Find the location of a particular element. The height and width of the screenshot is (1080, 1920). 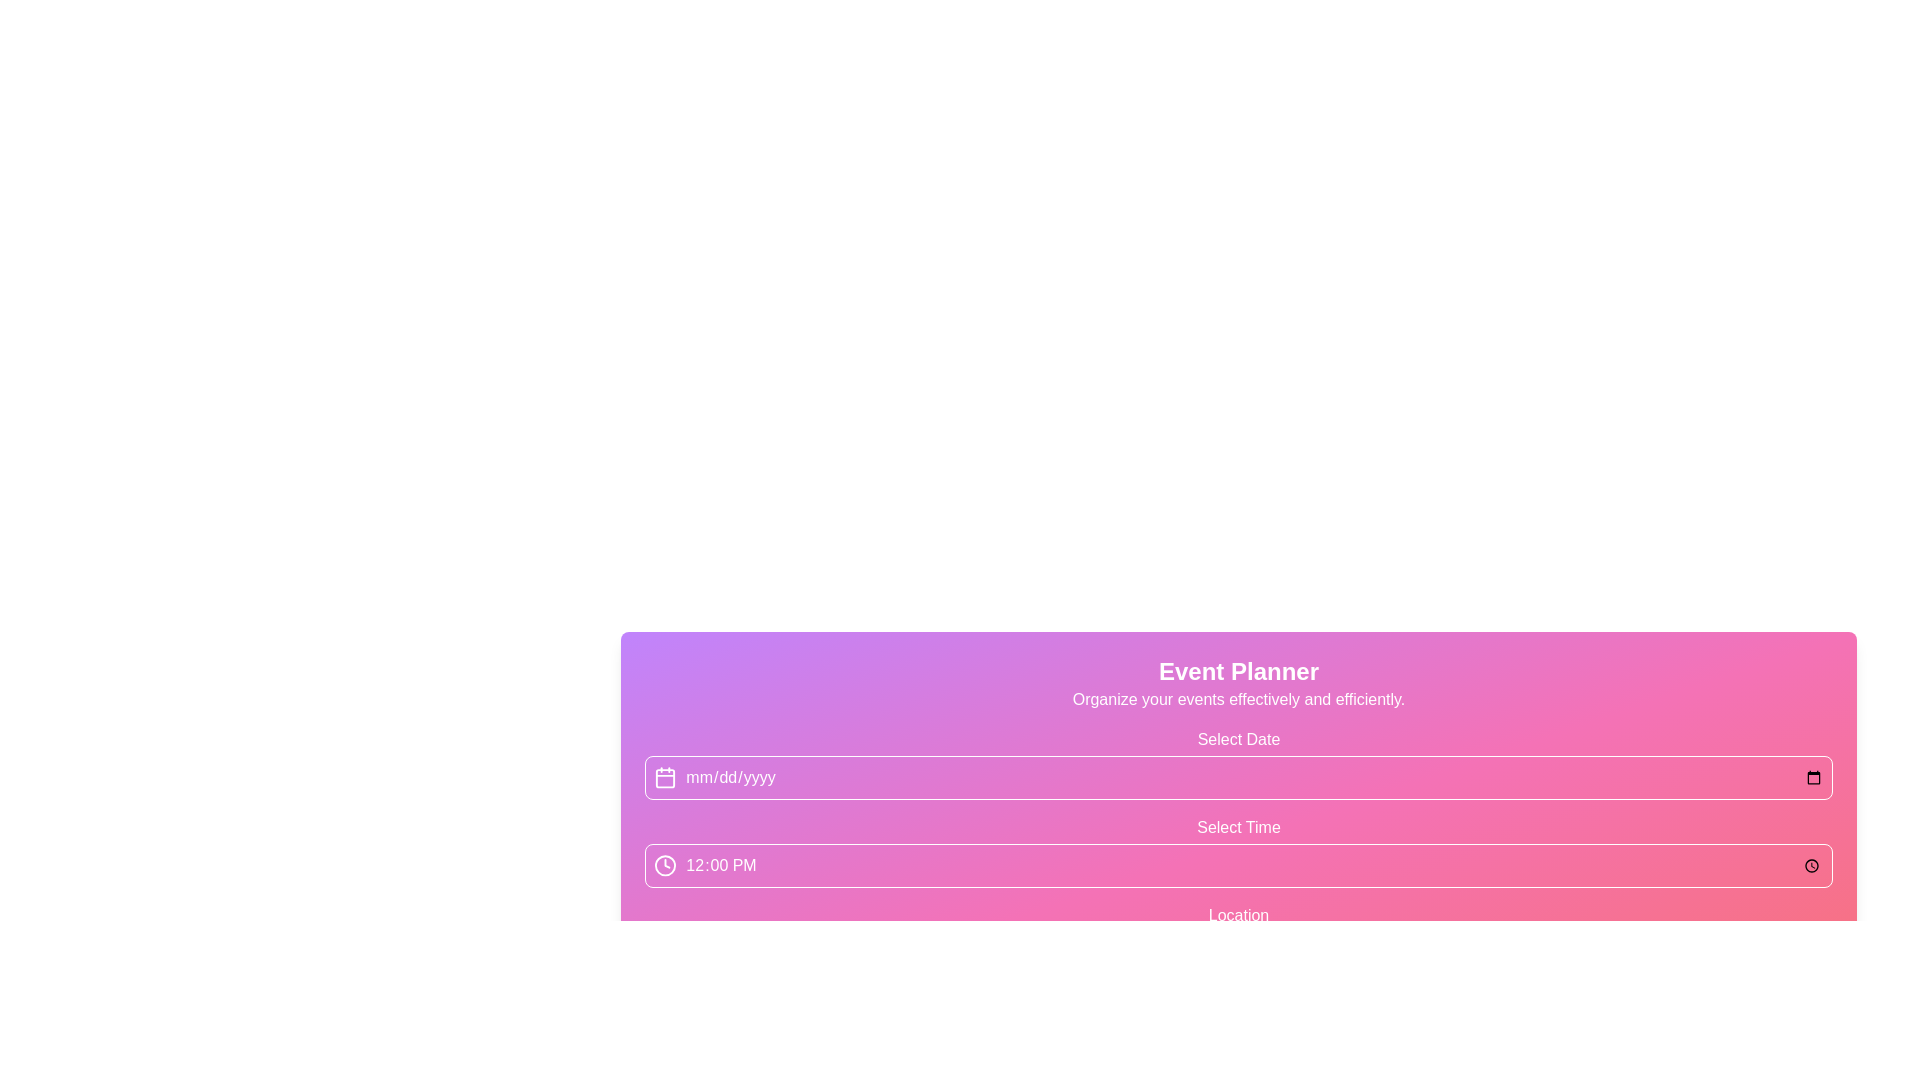

the white calendar icon on the gradient purple-to-pink background, positioned to the left of the 'mm/dd/yyyy' text input field is located at coordinates (665, 777).